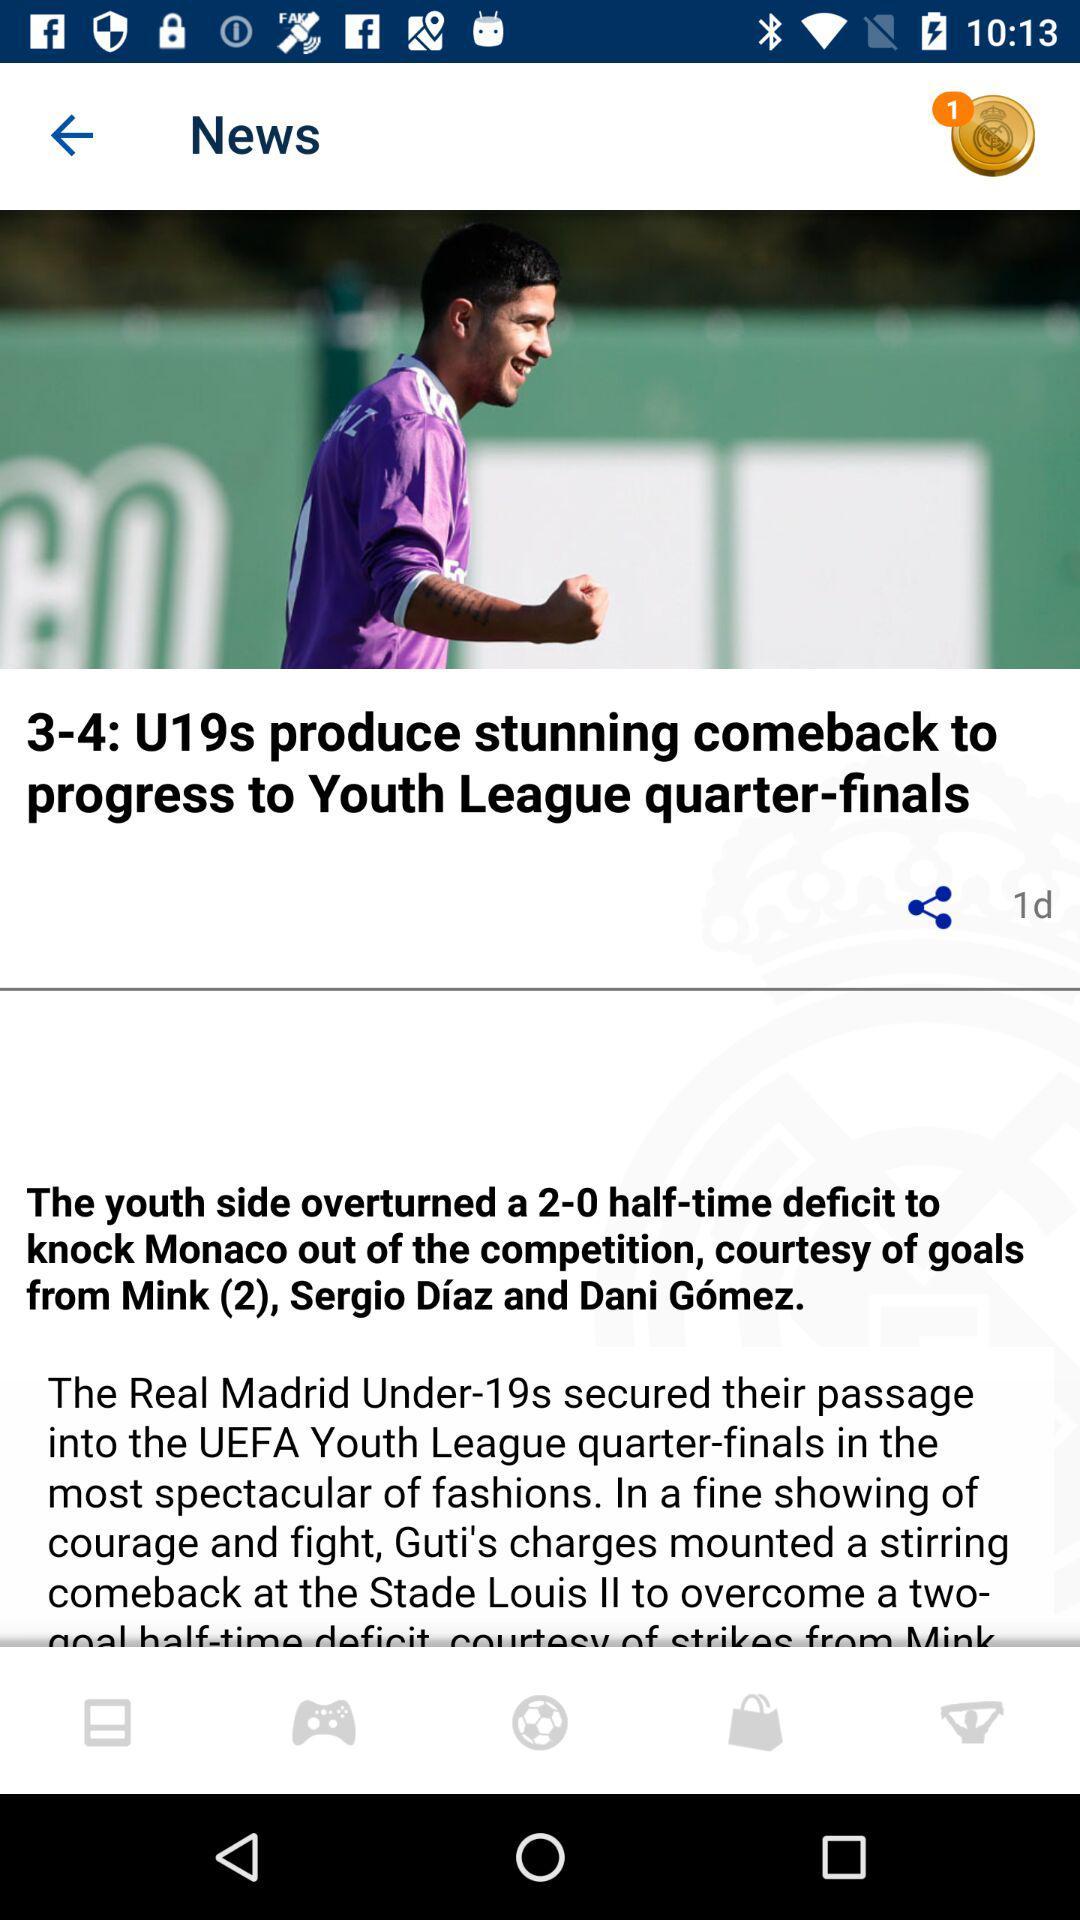  What do you see at coordinates (756, 1721) in the screenshot?
I see `the shopping icon which is in the bottom of the page` at bounding box center [756, 1721].